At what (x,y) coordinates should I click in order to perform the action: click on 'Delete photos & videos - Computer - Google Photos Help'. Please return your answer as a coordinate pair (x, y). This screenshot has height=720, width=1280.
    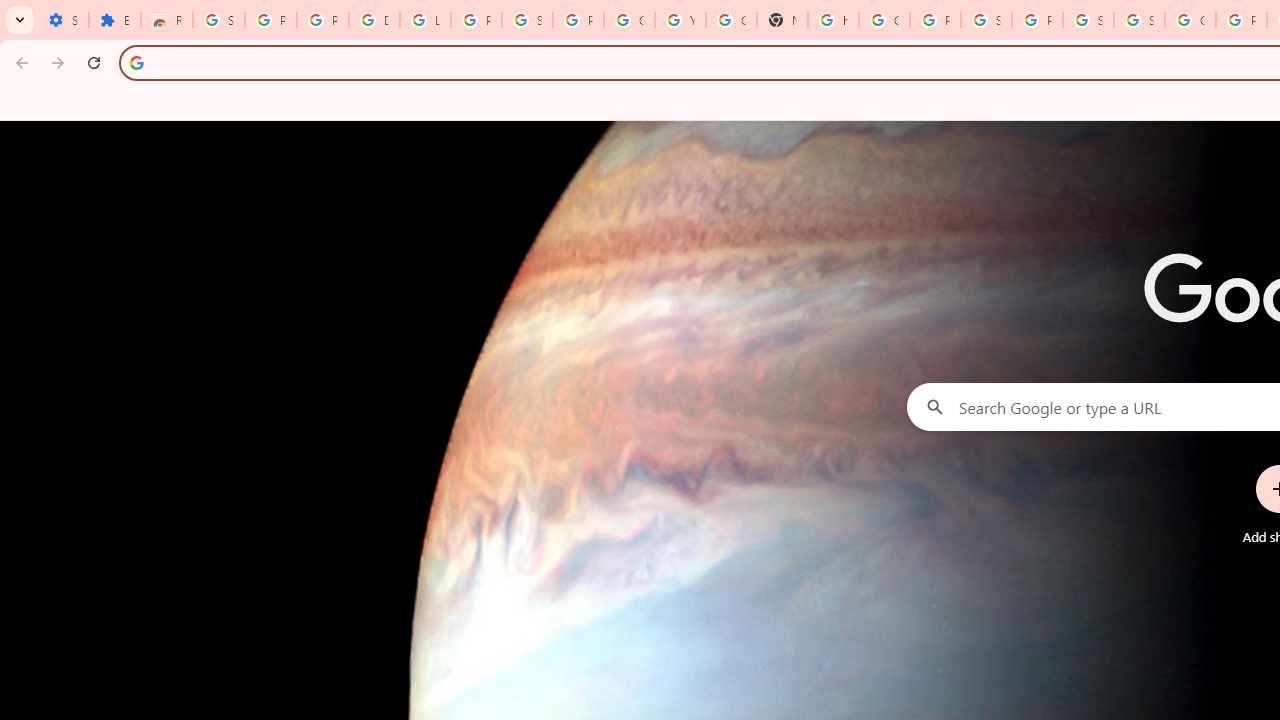
    Looking at the image, I should click on (375, 20).